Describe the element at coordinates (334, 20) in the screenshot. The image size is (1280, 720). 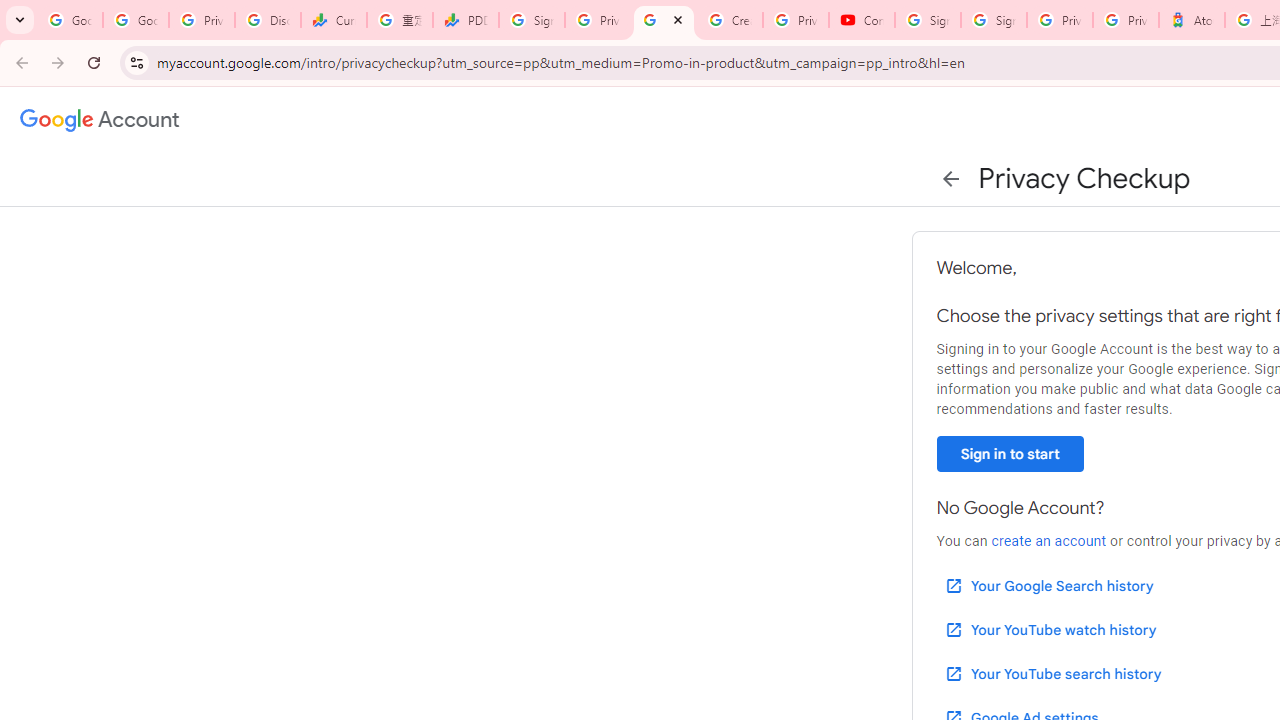
I see `'Currencies - Google Finance'` at that location.